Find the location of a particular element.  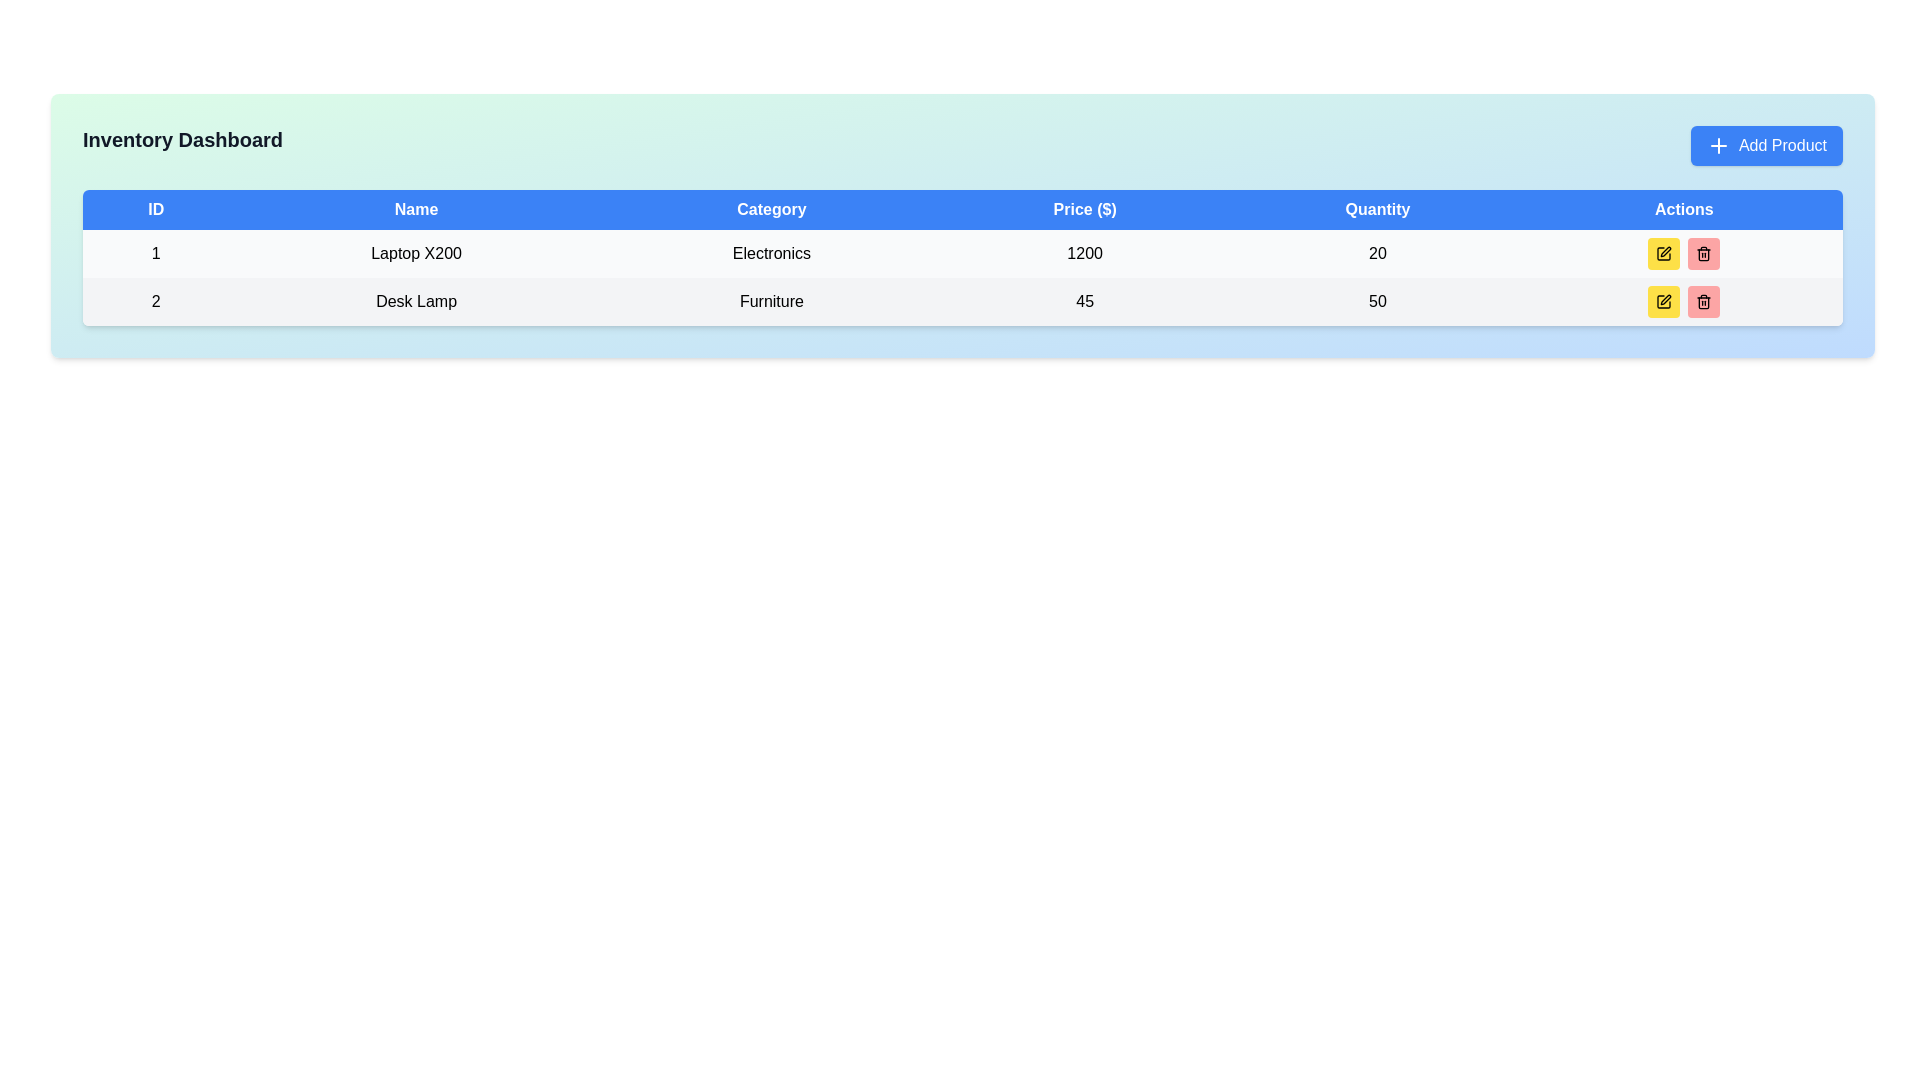

the plus icon located within the 'Add Product' button at the top right corner of the interface is located at coordinates (1717, 145).